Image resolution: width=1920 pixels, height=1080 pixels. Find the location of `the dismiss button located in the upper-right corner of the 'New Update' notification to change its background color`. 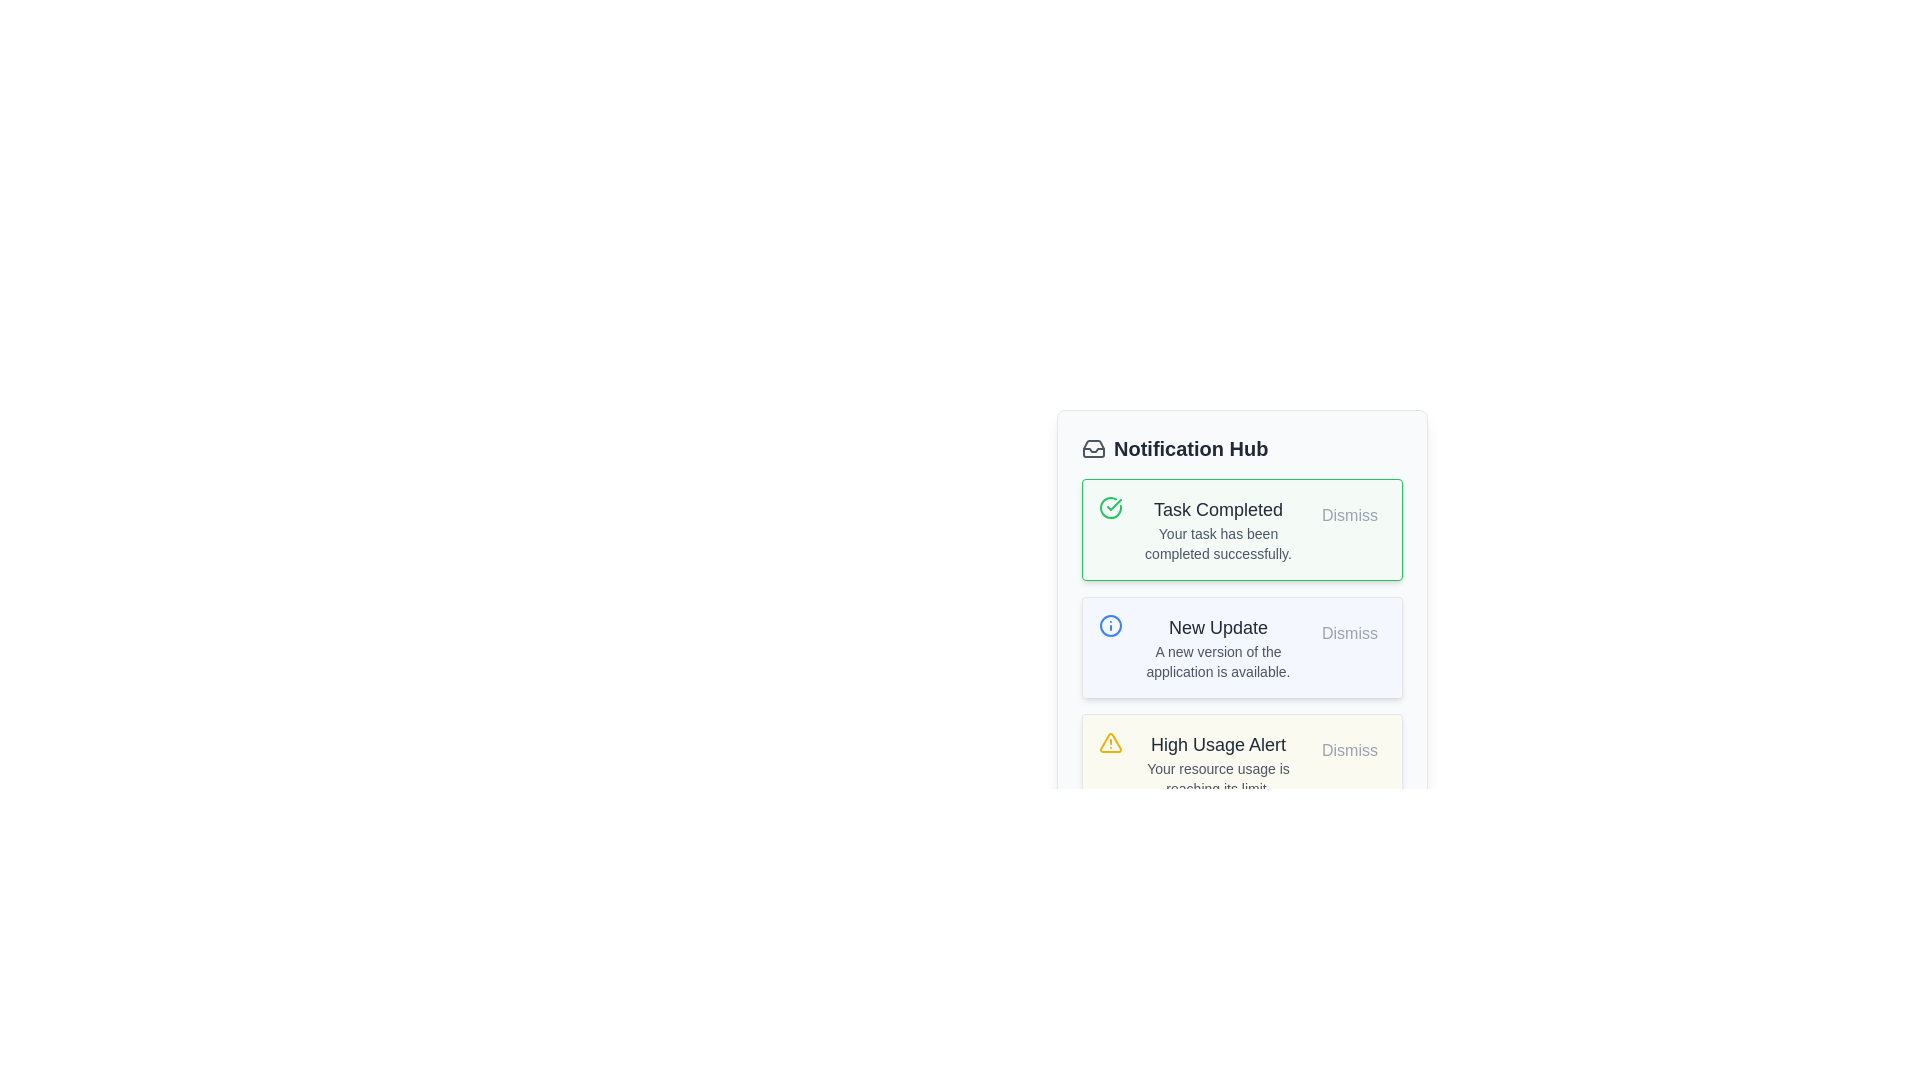

the dismiss button located in the upper-right corner of the 'New Update' notification to change its background color is located at coordinates (1349, 633).